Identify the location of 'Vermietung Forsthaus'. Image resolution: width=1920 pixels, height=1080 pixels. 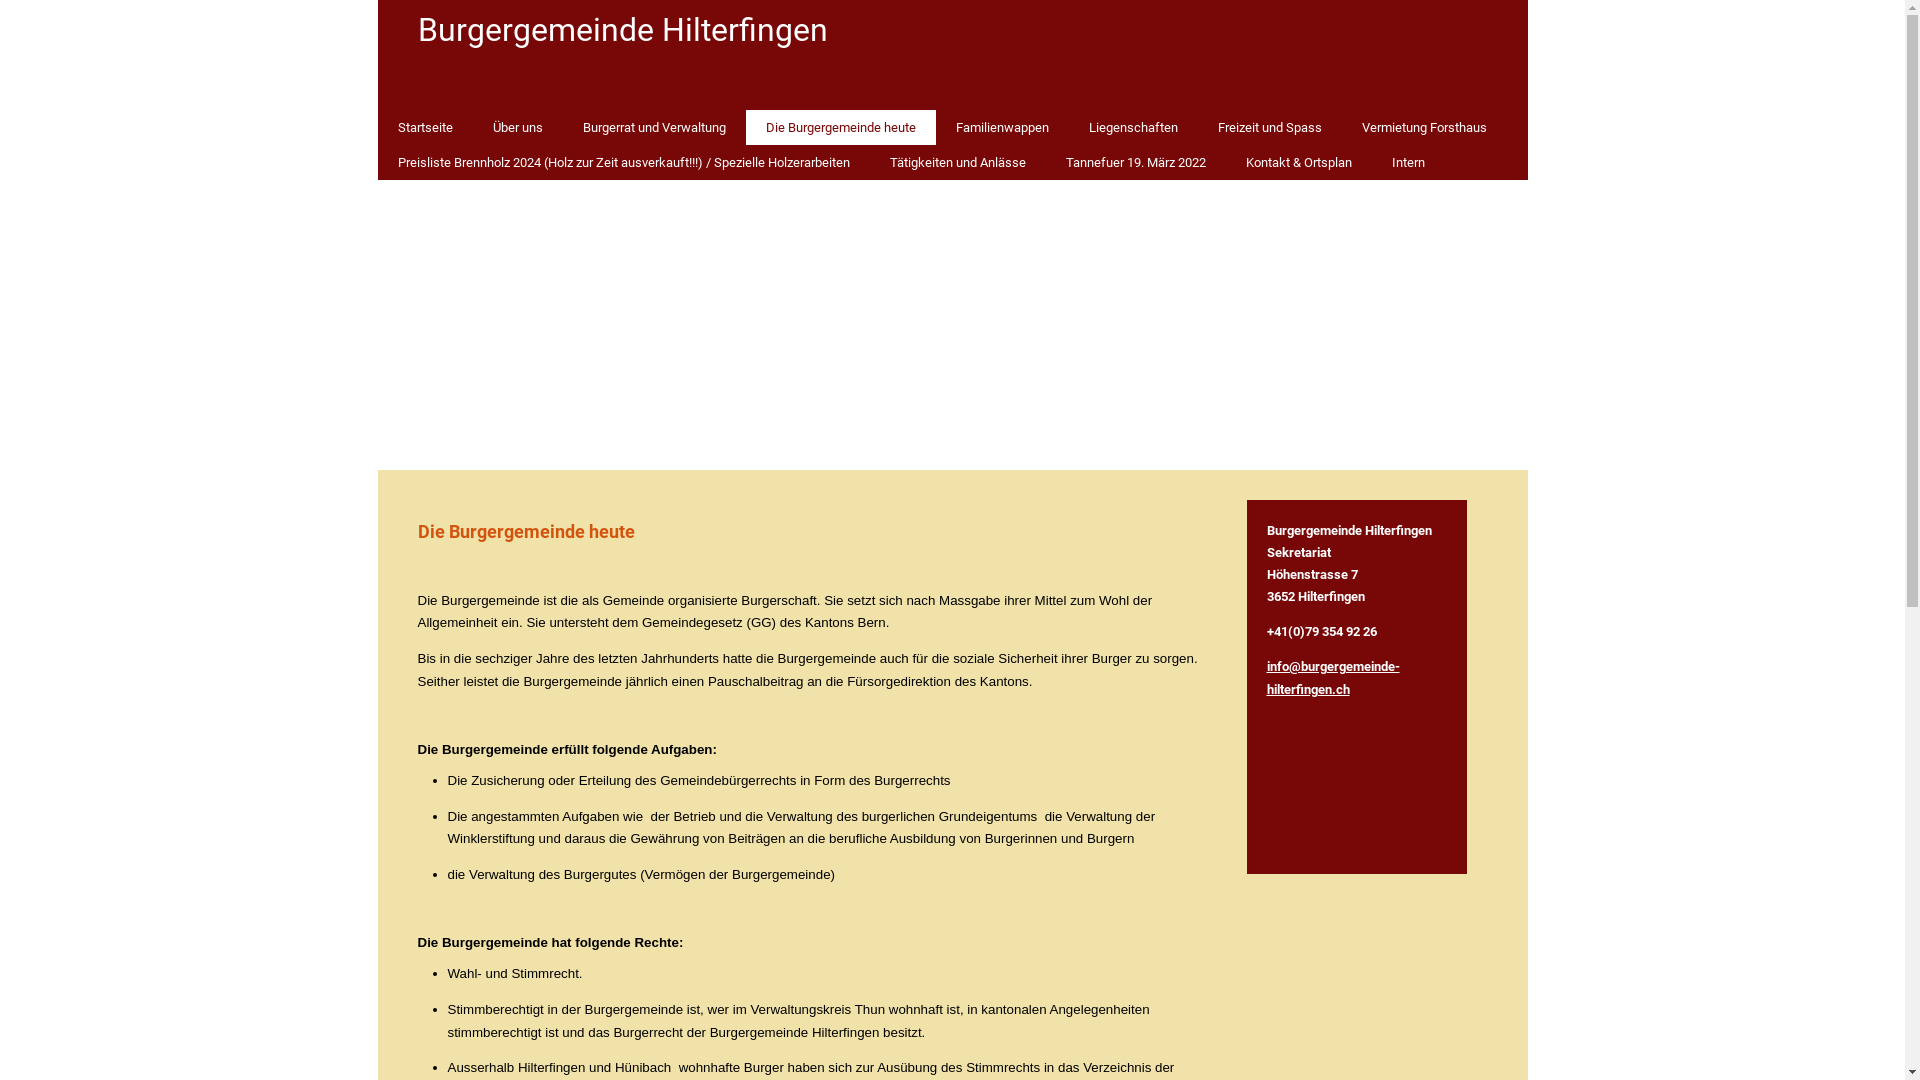
(1423, 127).